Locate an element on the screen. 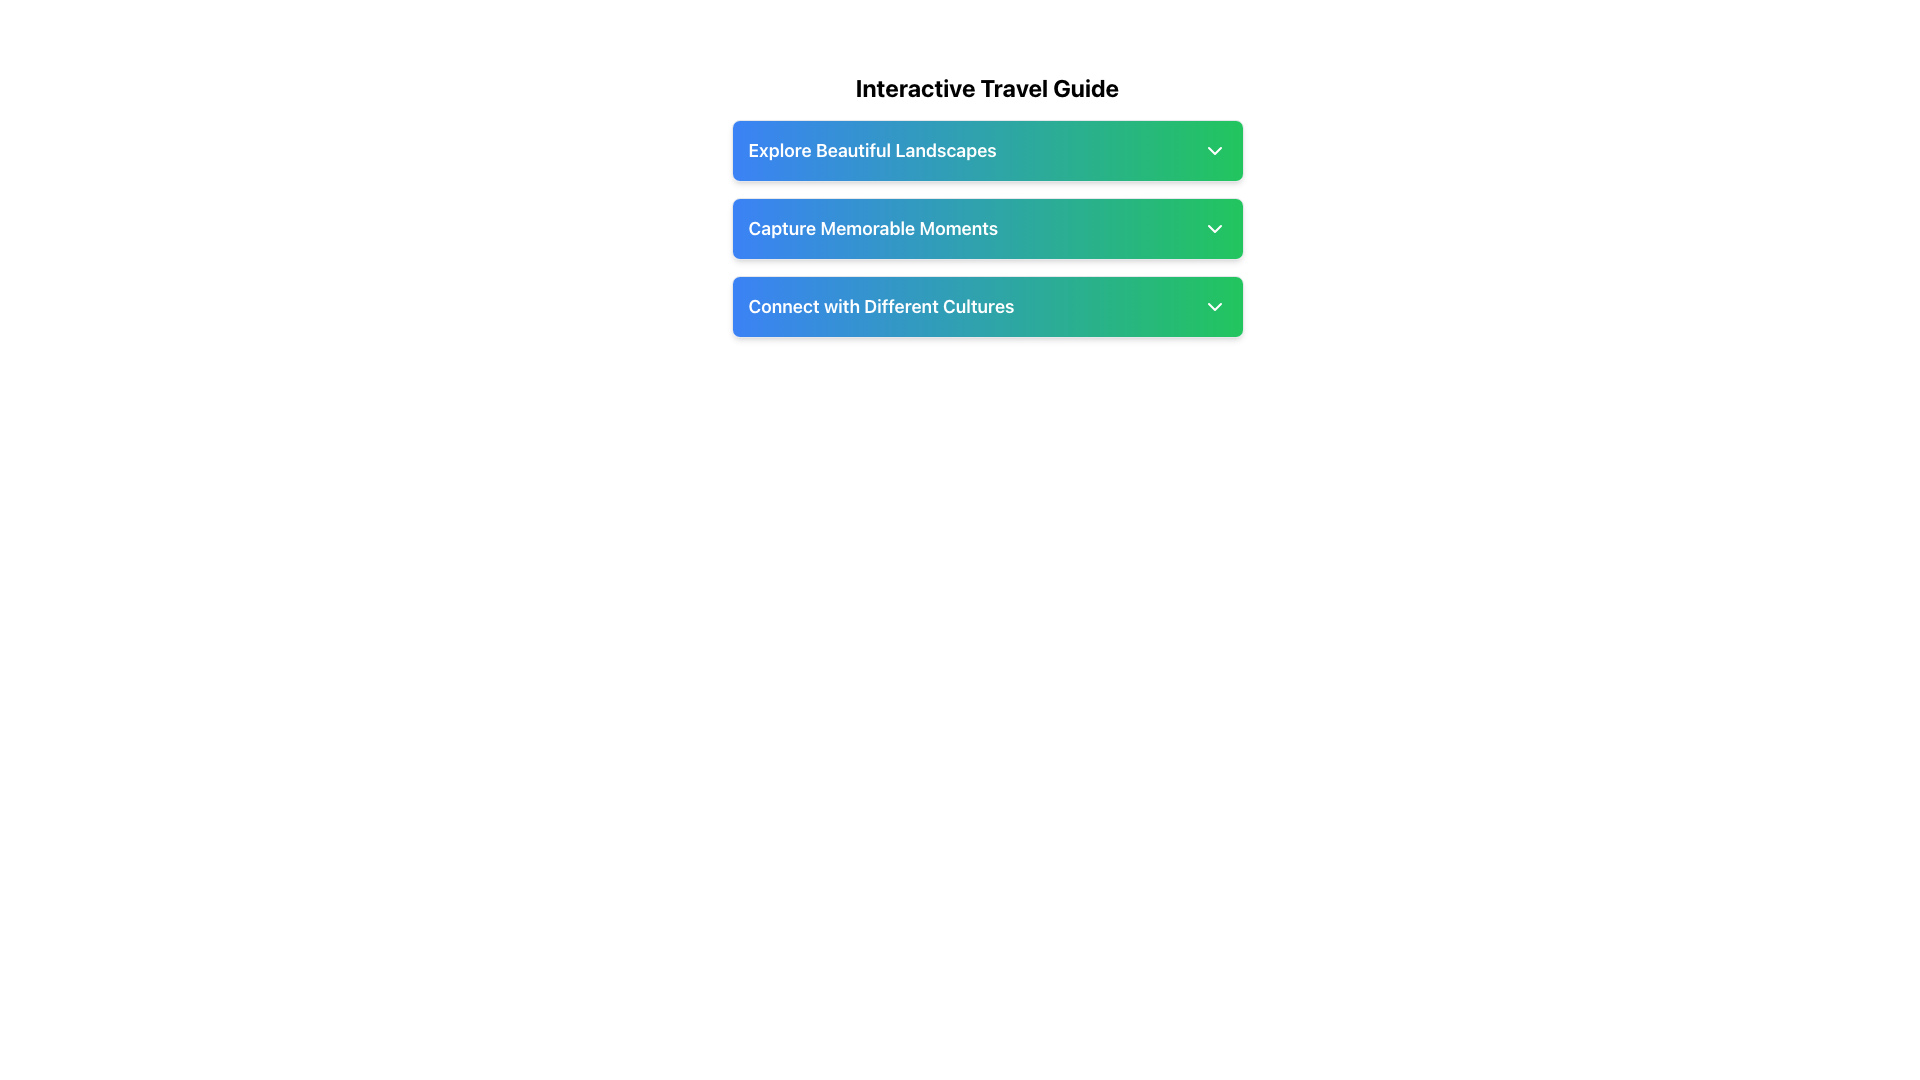  the Chevron Down icon located at the right end of the 'Explore Beautiful Landscapes' button is located at coordinates (1213, 149).